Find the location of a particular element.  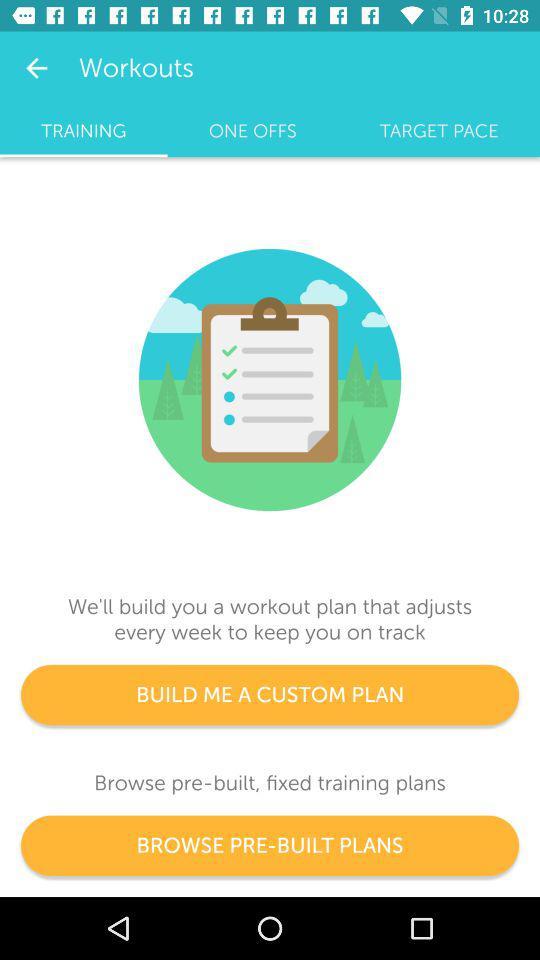

icon next to the one offs is located at coordinates (438, 130).